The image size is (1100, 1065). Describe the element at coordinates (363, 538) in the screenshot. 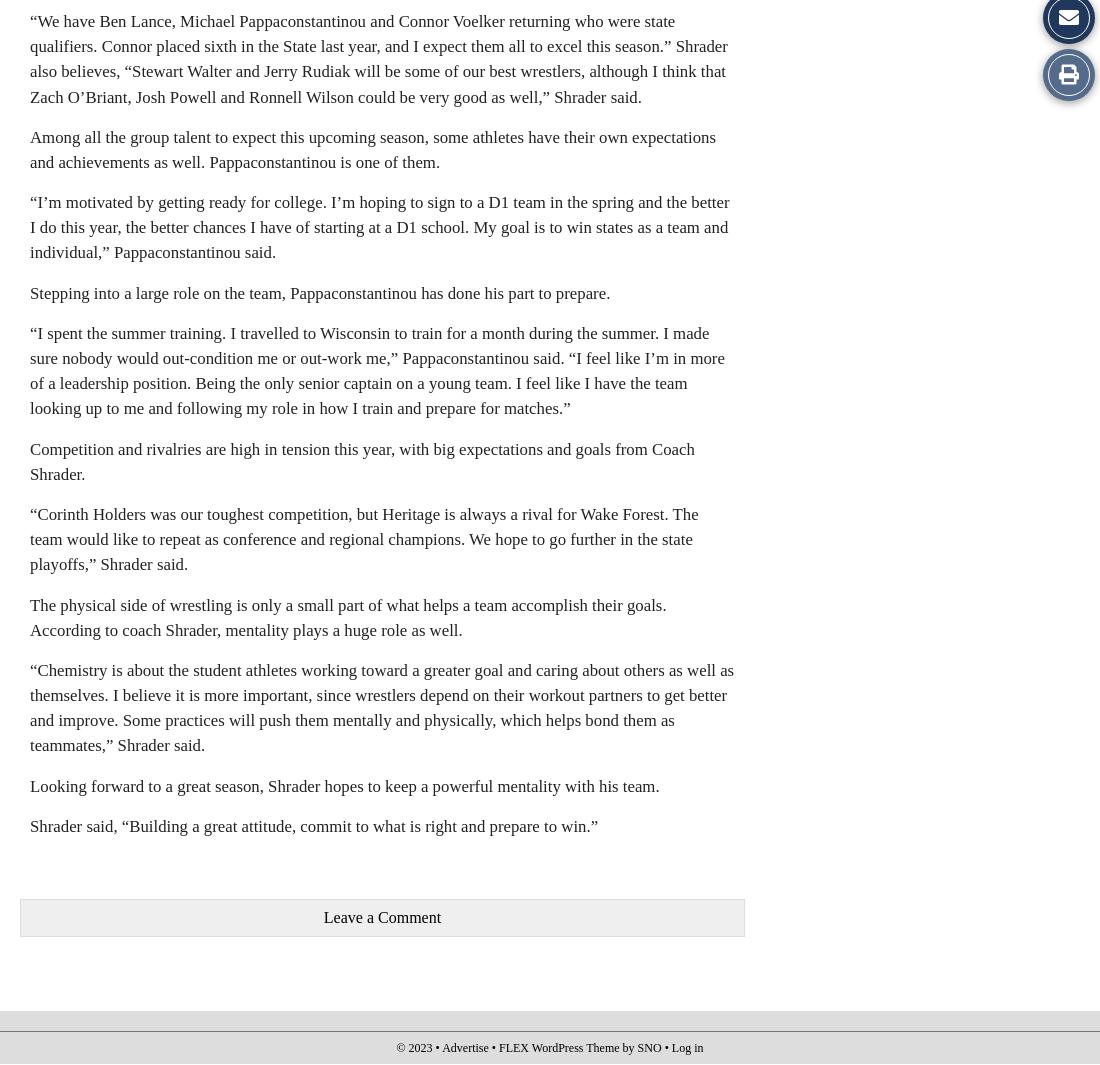

I see `'“Corinth Holders was our toughest competition, but Heritage is always a rival for Wake Forest. The team would like to repeat as conference and regional champions. We hope to go further in the state playoffs,” Shrader said.'` at that location.